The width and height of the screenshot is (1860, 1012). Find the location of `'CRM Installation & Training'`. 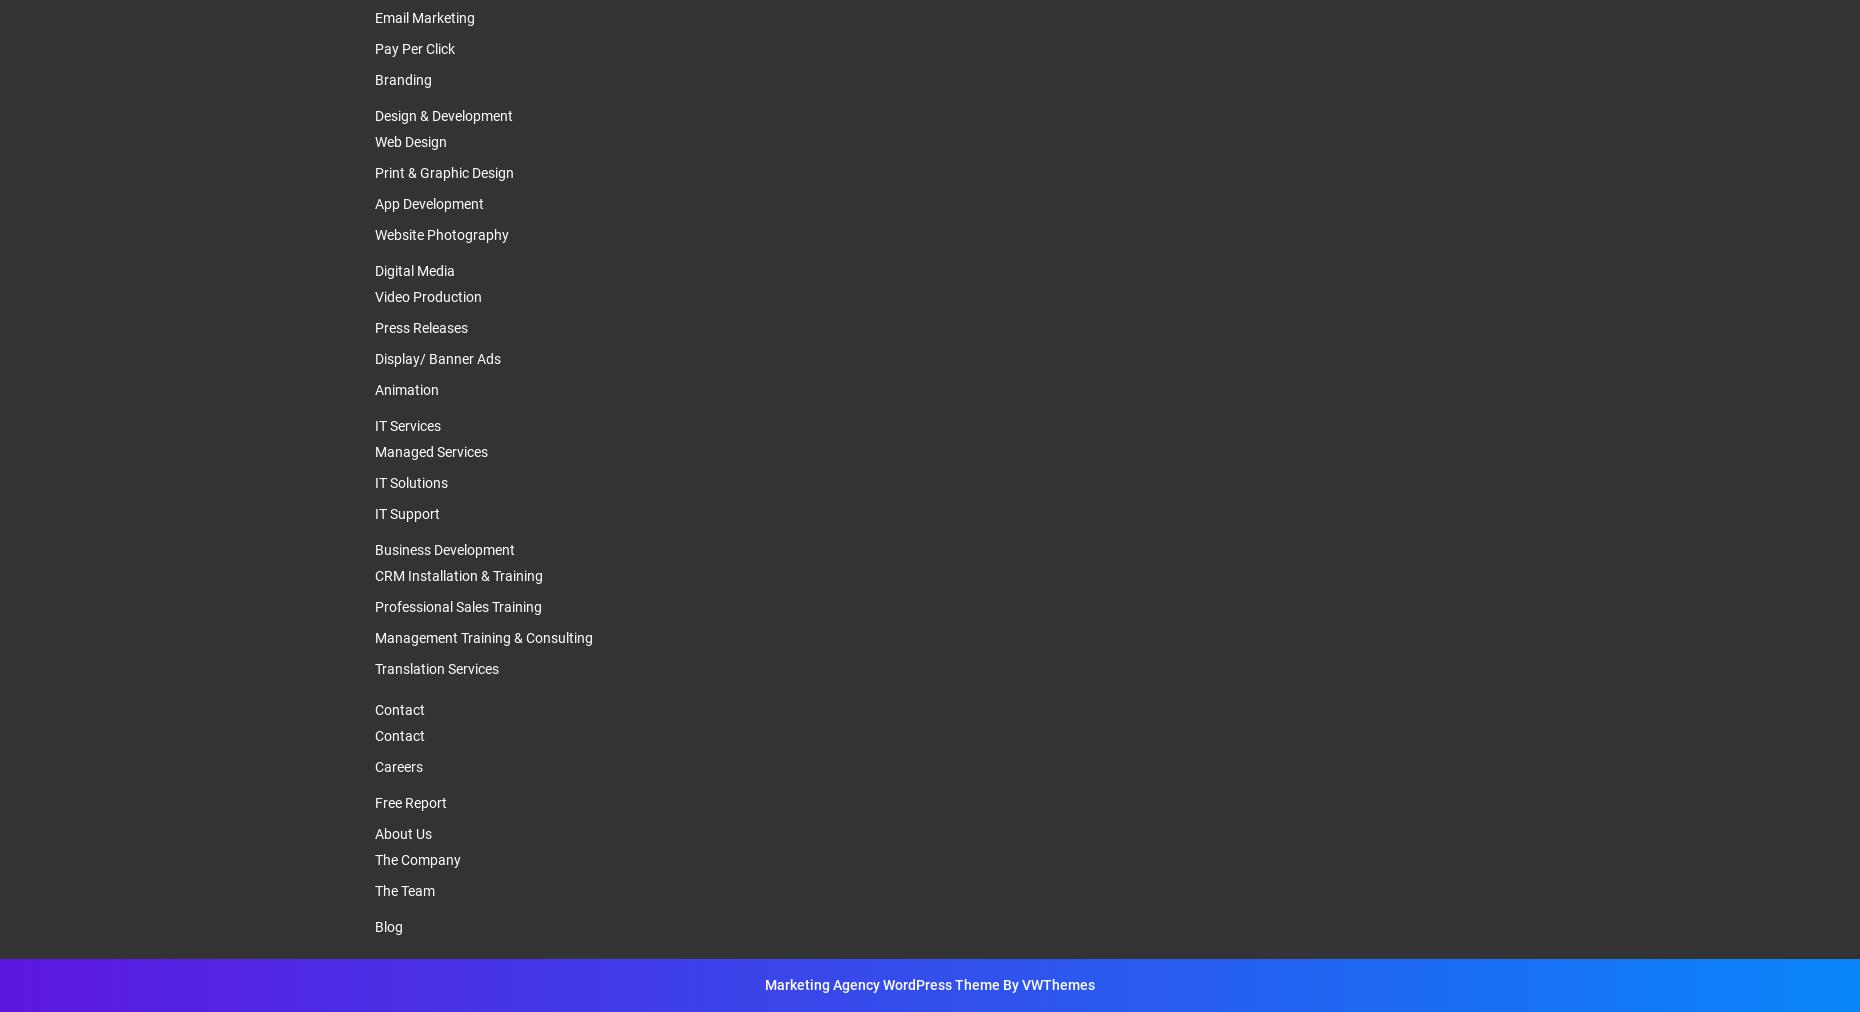

'CRM Installation & Training' is located at coordinates (459, 575).